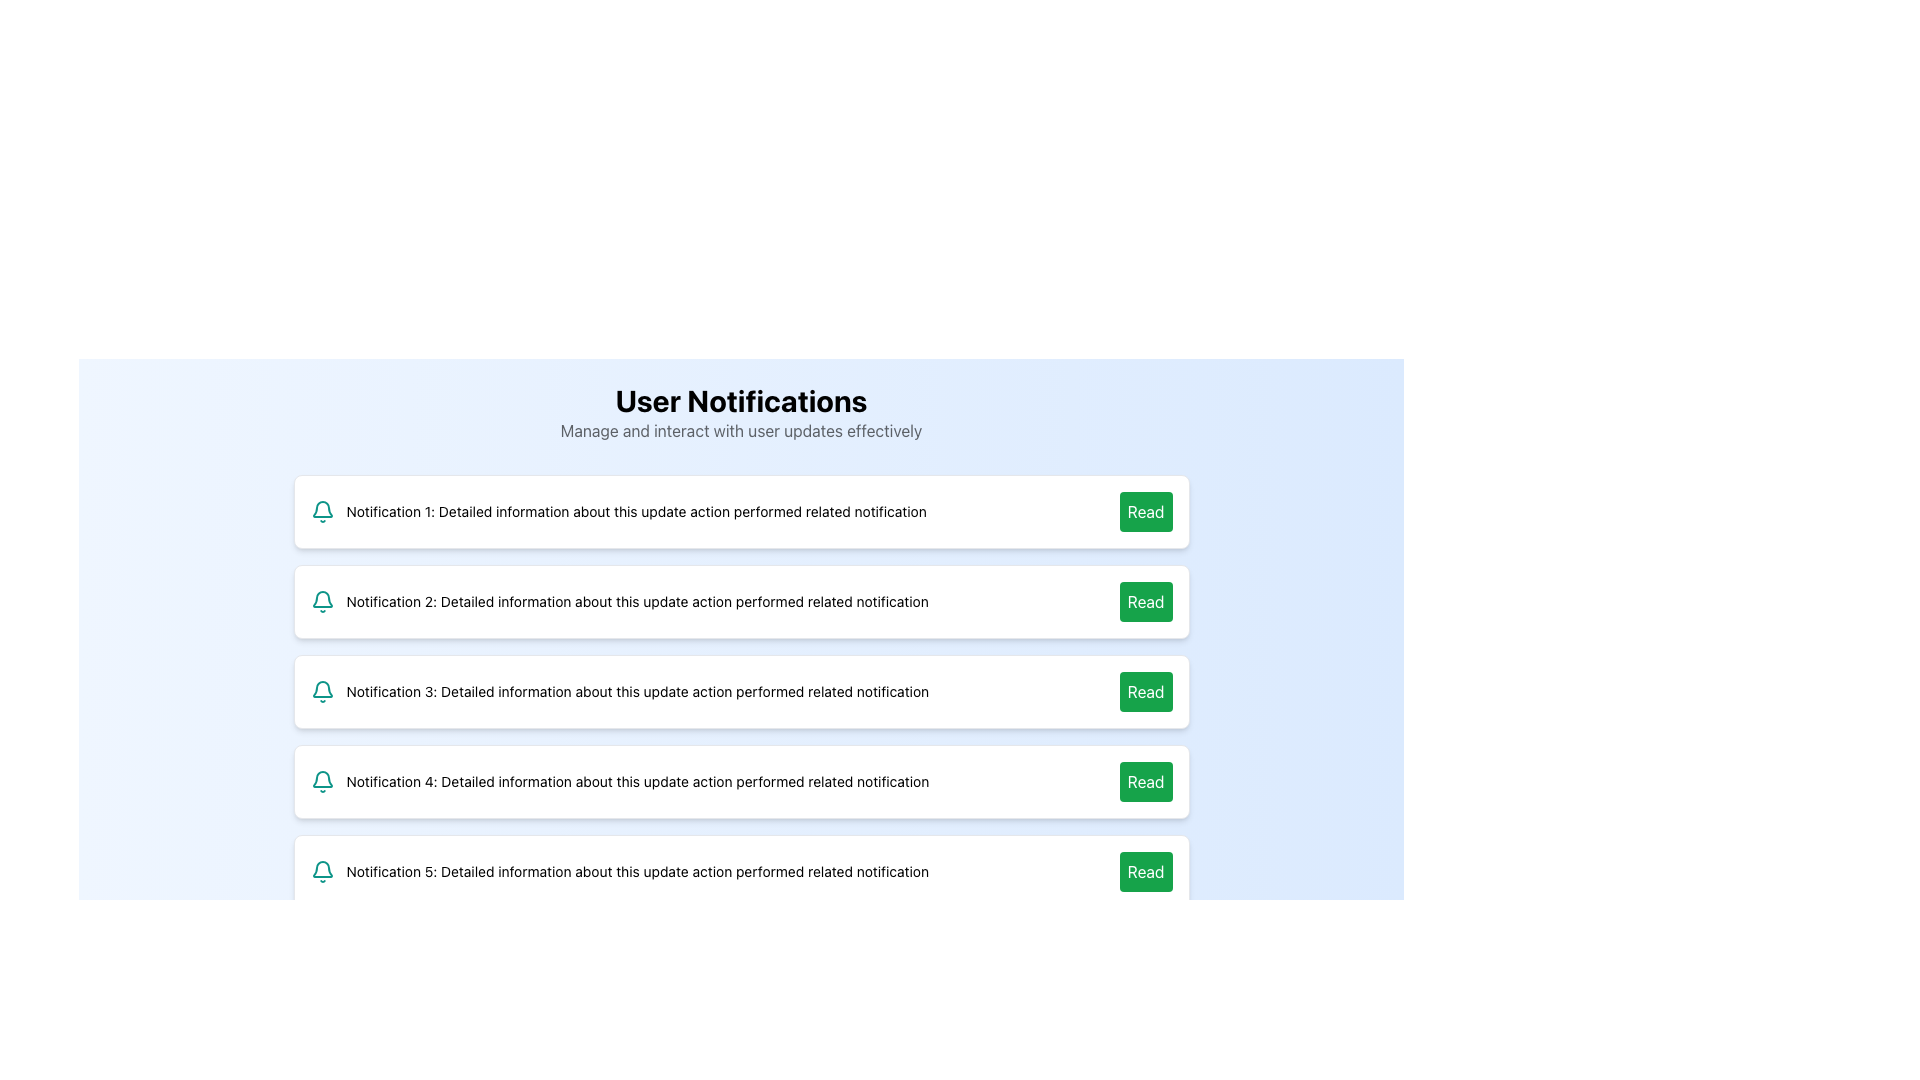 This screenshot has height=1080, width=1920. I want to click on the bell icon, which serves as a visual indicator for notifications, located at the leftmost side of the first notification row, so click(322, 511).